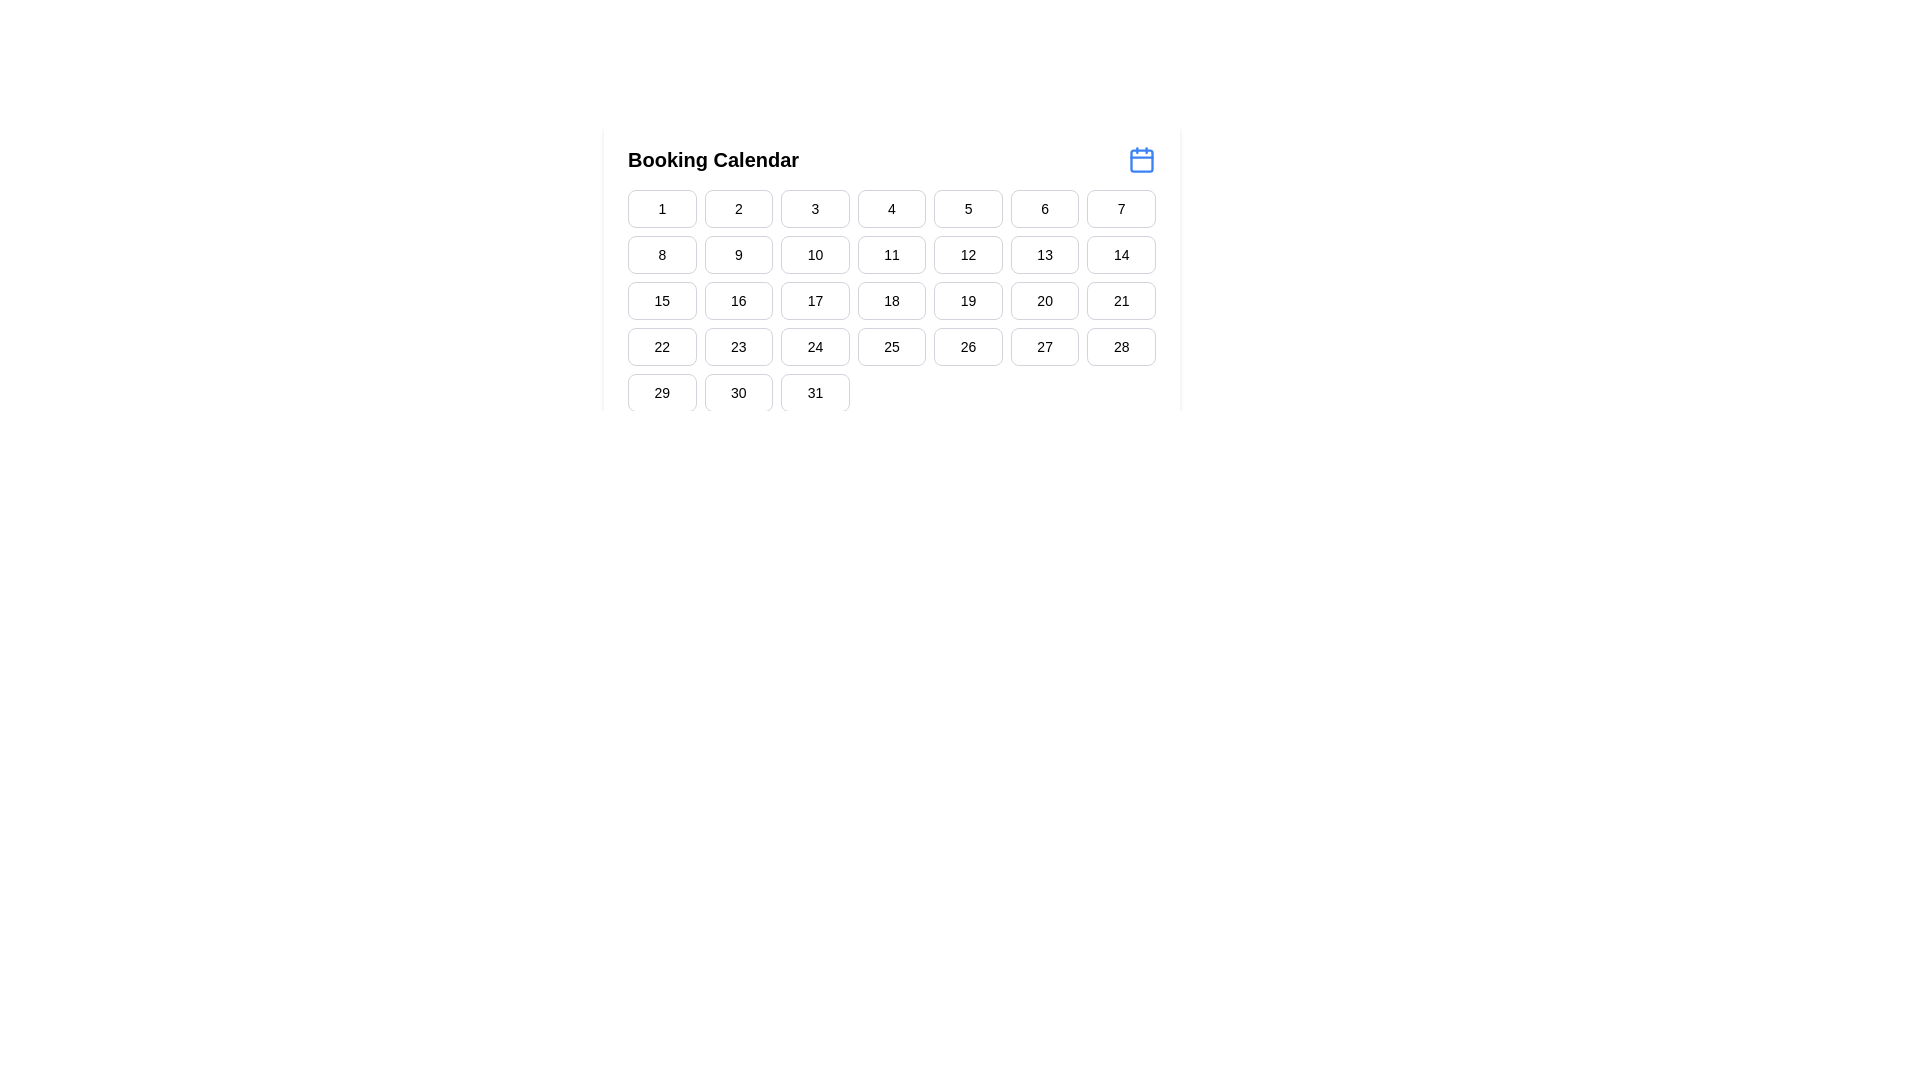 The width and height of the screenshot is (1920, 1080). I want to click on the bold text label 'Booking Calendar', so click(713, 158).